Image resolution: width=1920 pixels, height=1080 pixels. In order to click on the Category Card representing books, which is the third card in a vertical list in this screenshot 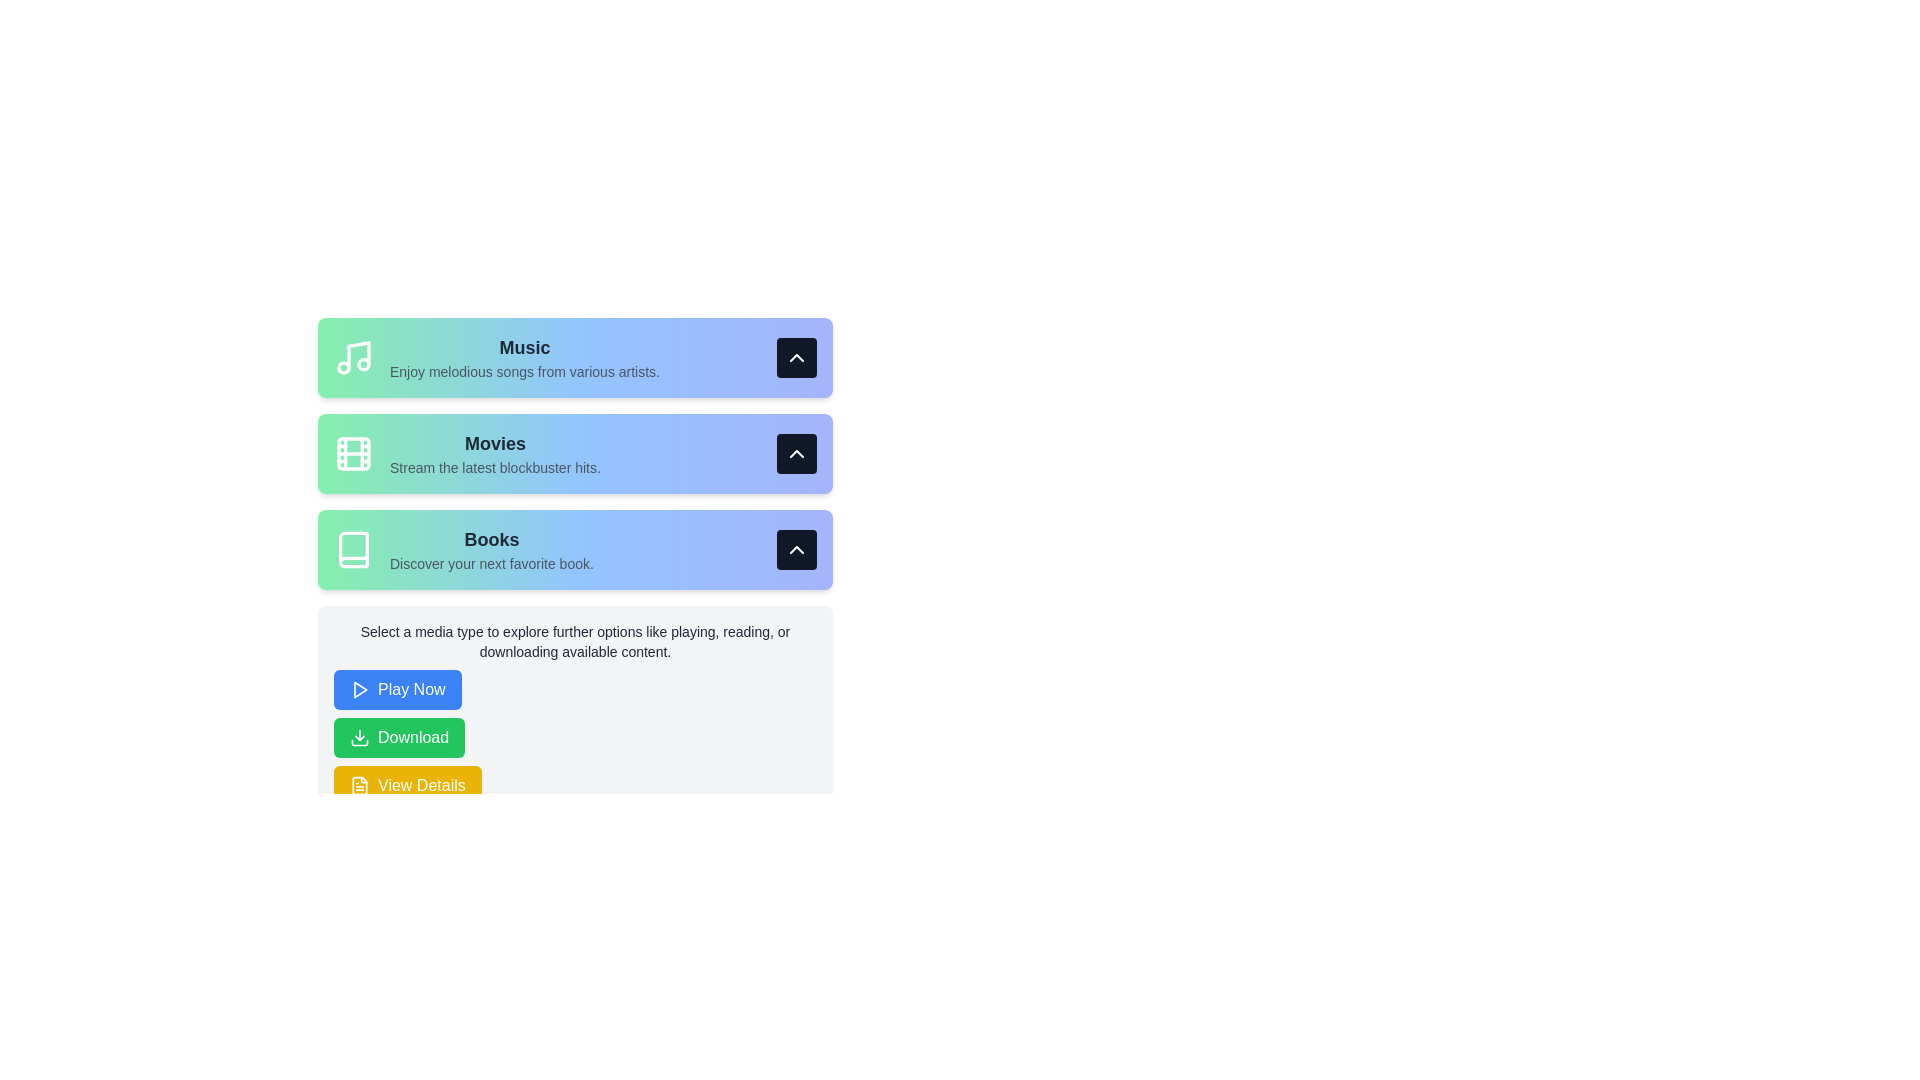, I will do `click(574, 570)`.